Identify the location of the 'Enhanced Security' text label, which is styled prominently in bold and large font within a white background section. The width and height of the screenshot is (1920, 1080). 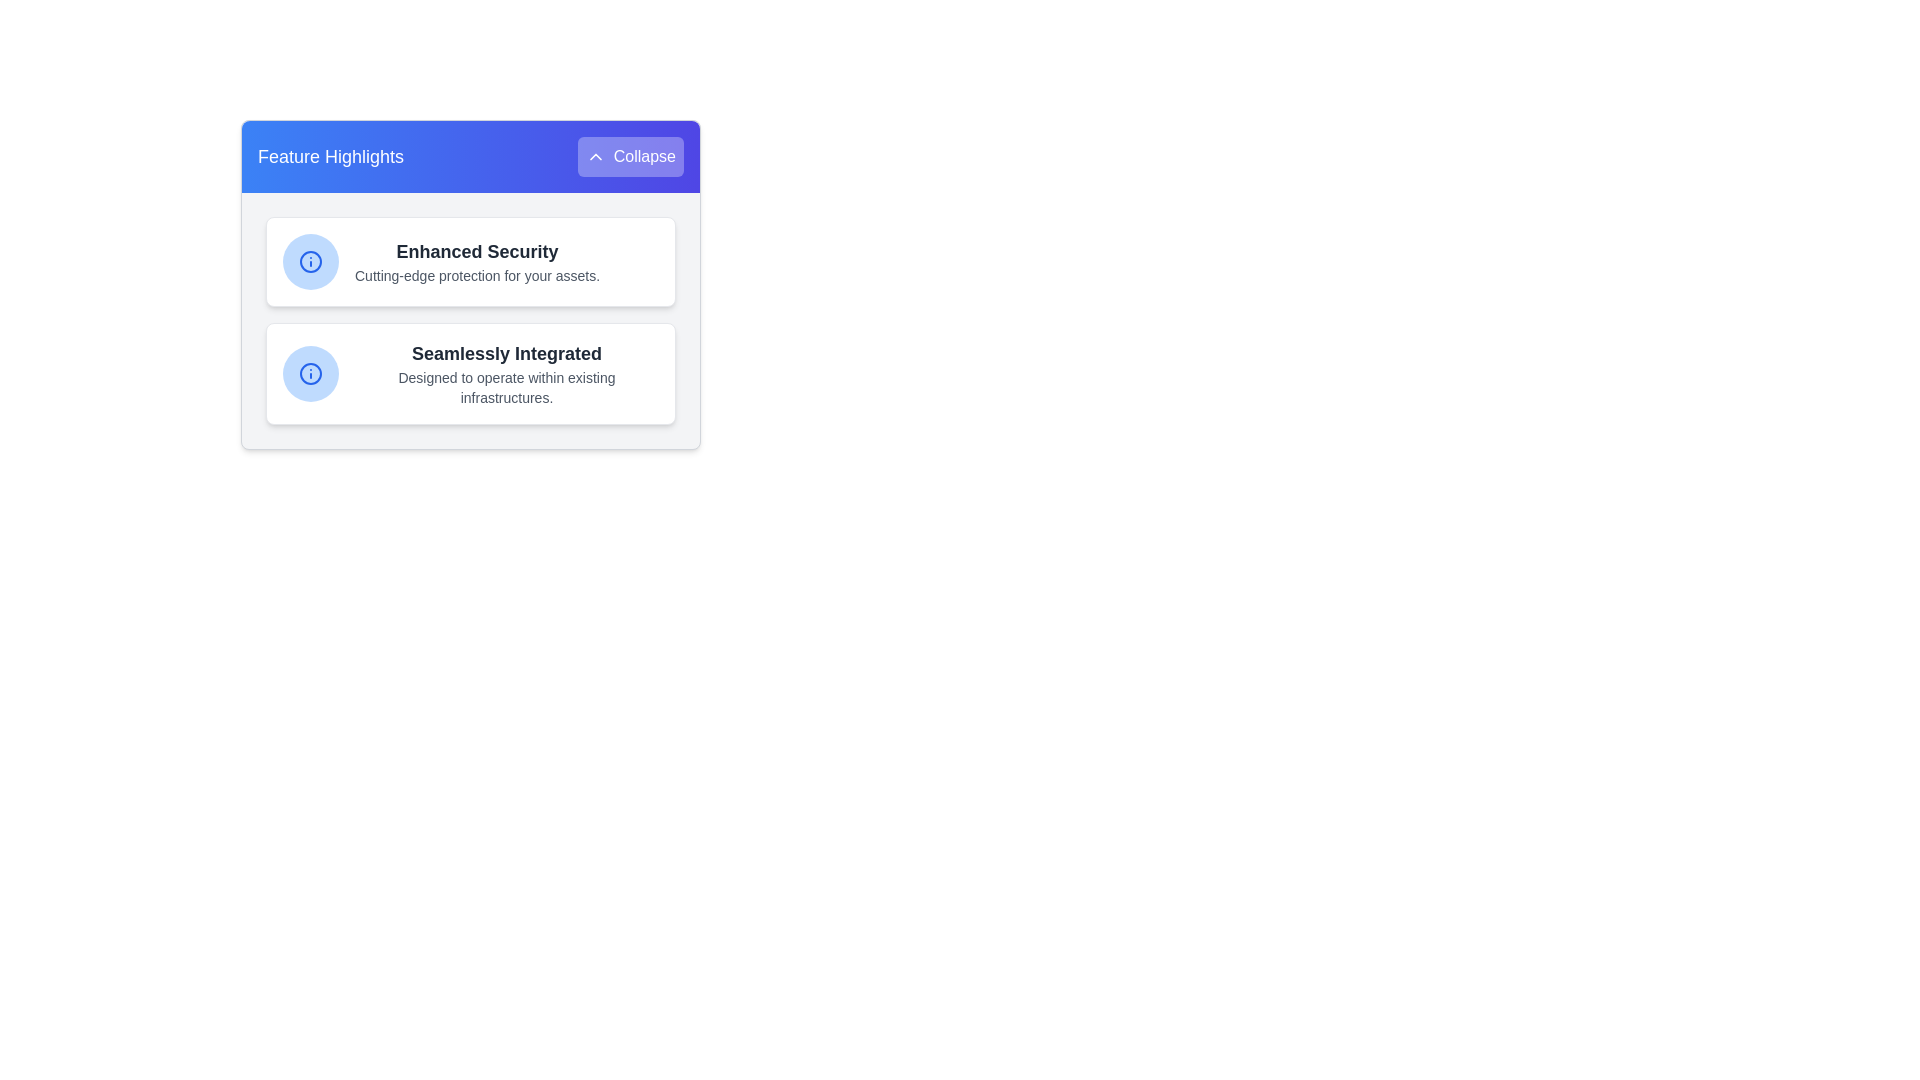
(476, 250).